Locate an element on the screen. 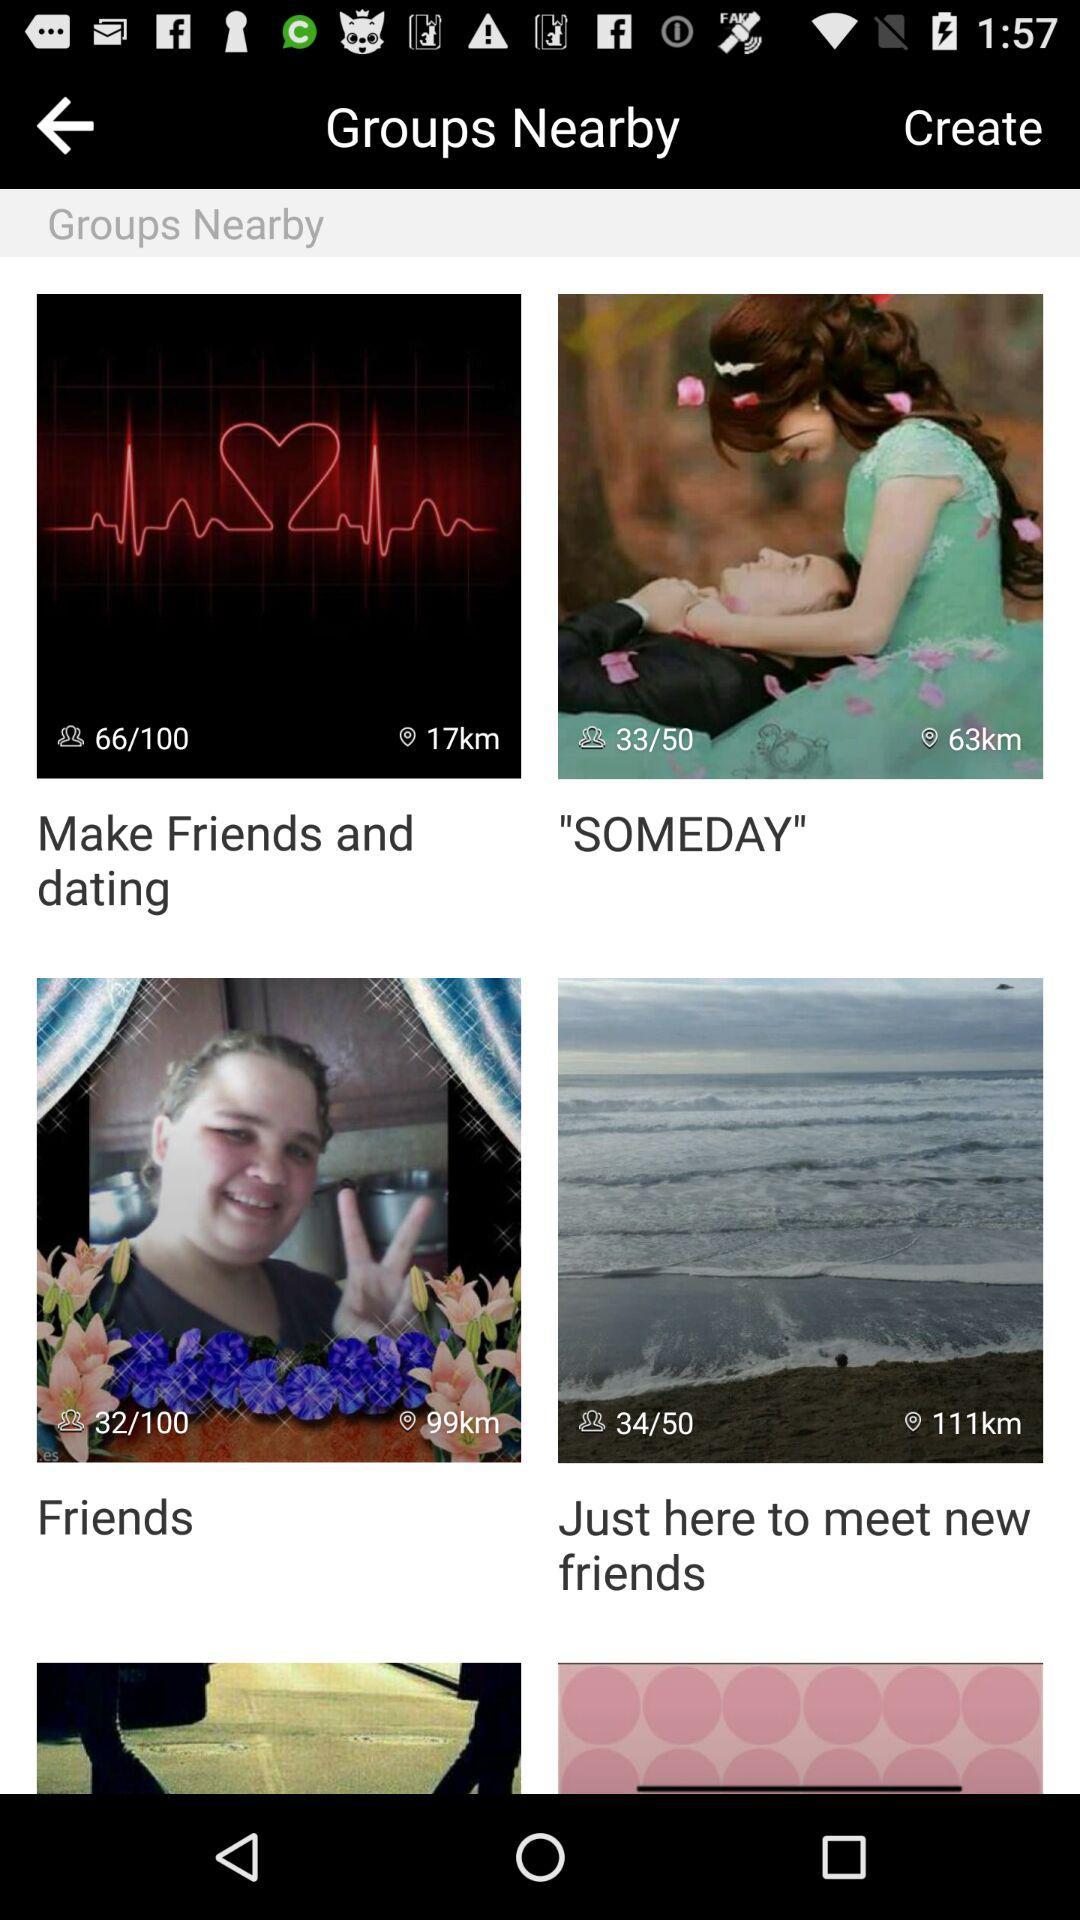 Image resolution: width=1080 pixels, height=1920 pixels. the arrow_backward icon is located at coordinates (68, 133).